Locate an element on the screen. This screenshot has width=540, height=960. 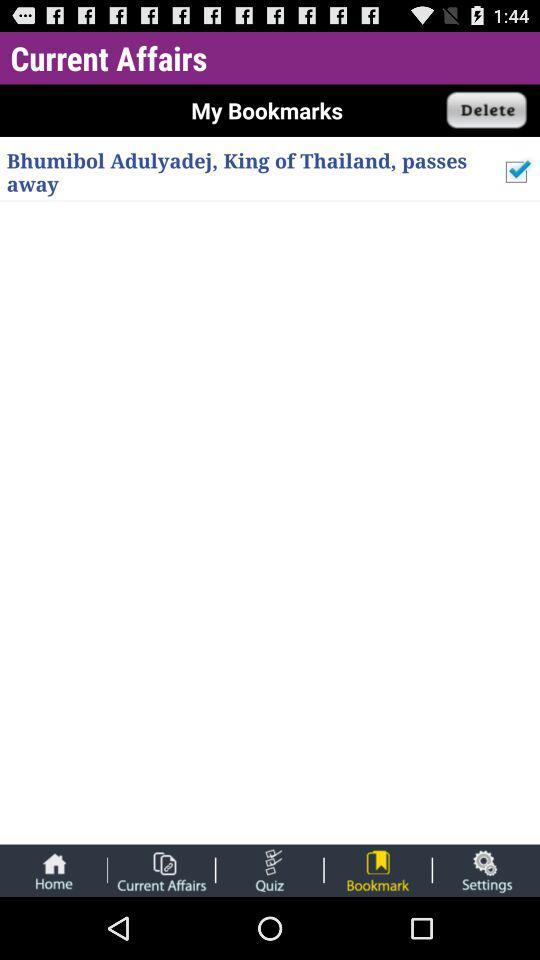
delete option is located at coordinates (486, 110).